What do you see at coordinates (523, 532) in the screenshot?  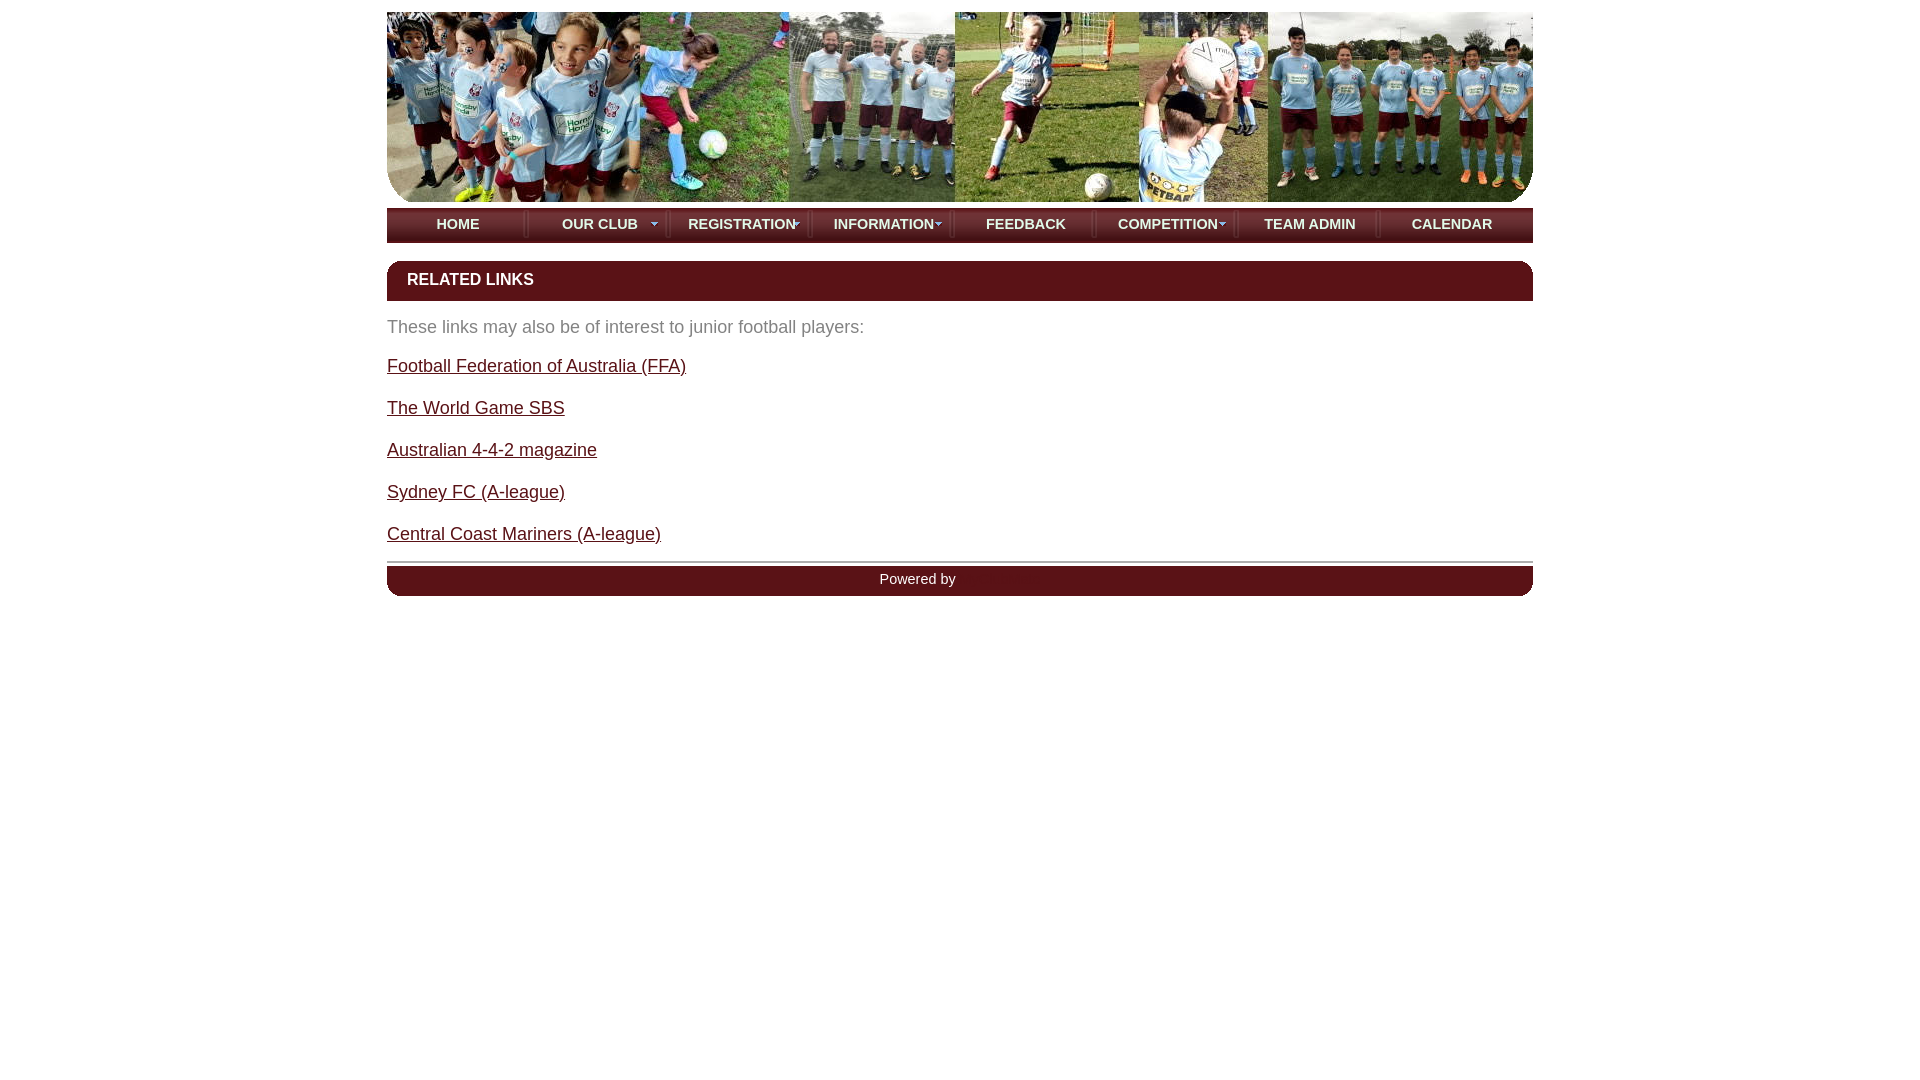 I see `'Central Coast Mariners (A-league)'` at bounding box center [523, 532].